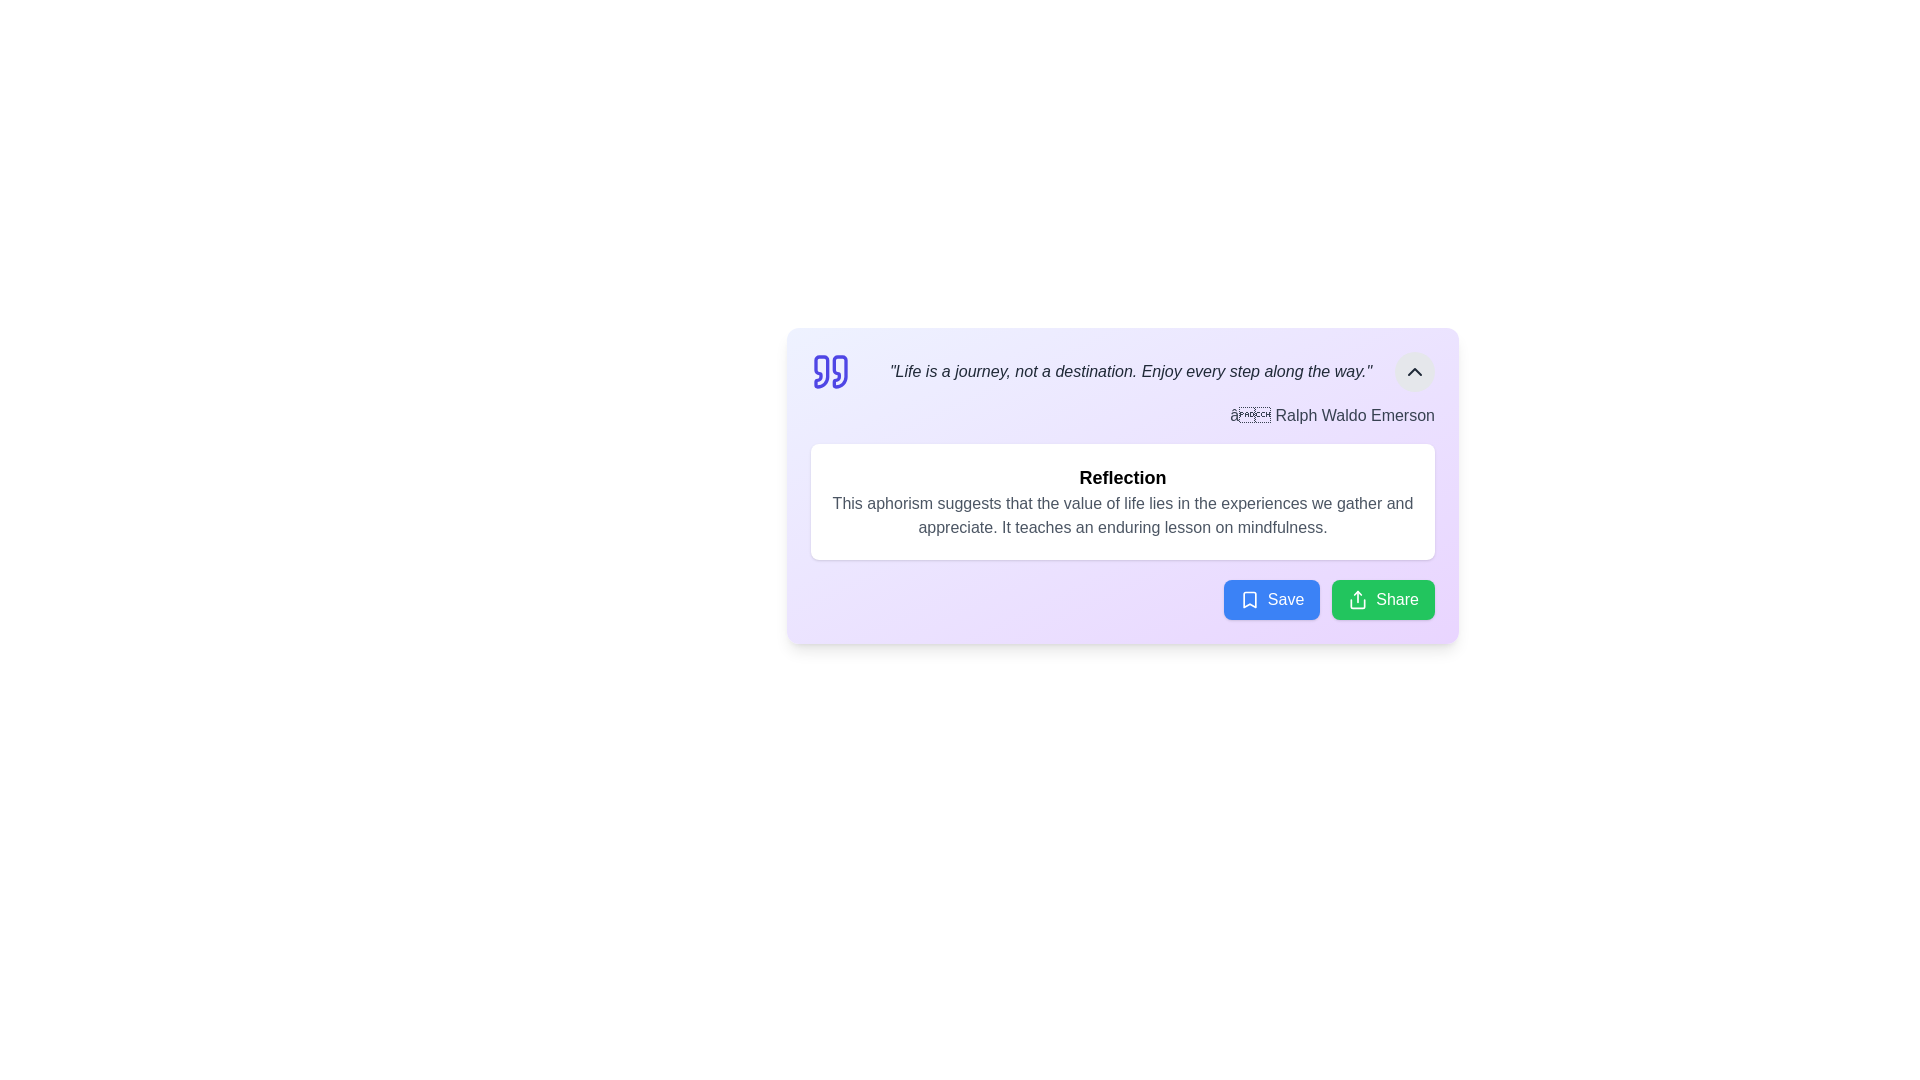 This screenshot has height=1080, width=1920. I want to click on the second quotation mark icon, which is a smooth, rounded indigo graphical outline located at the top-left corner of the interface card, so click(840, 371).